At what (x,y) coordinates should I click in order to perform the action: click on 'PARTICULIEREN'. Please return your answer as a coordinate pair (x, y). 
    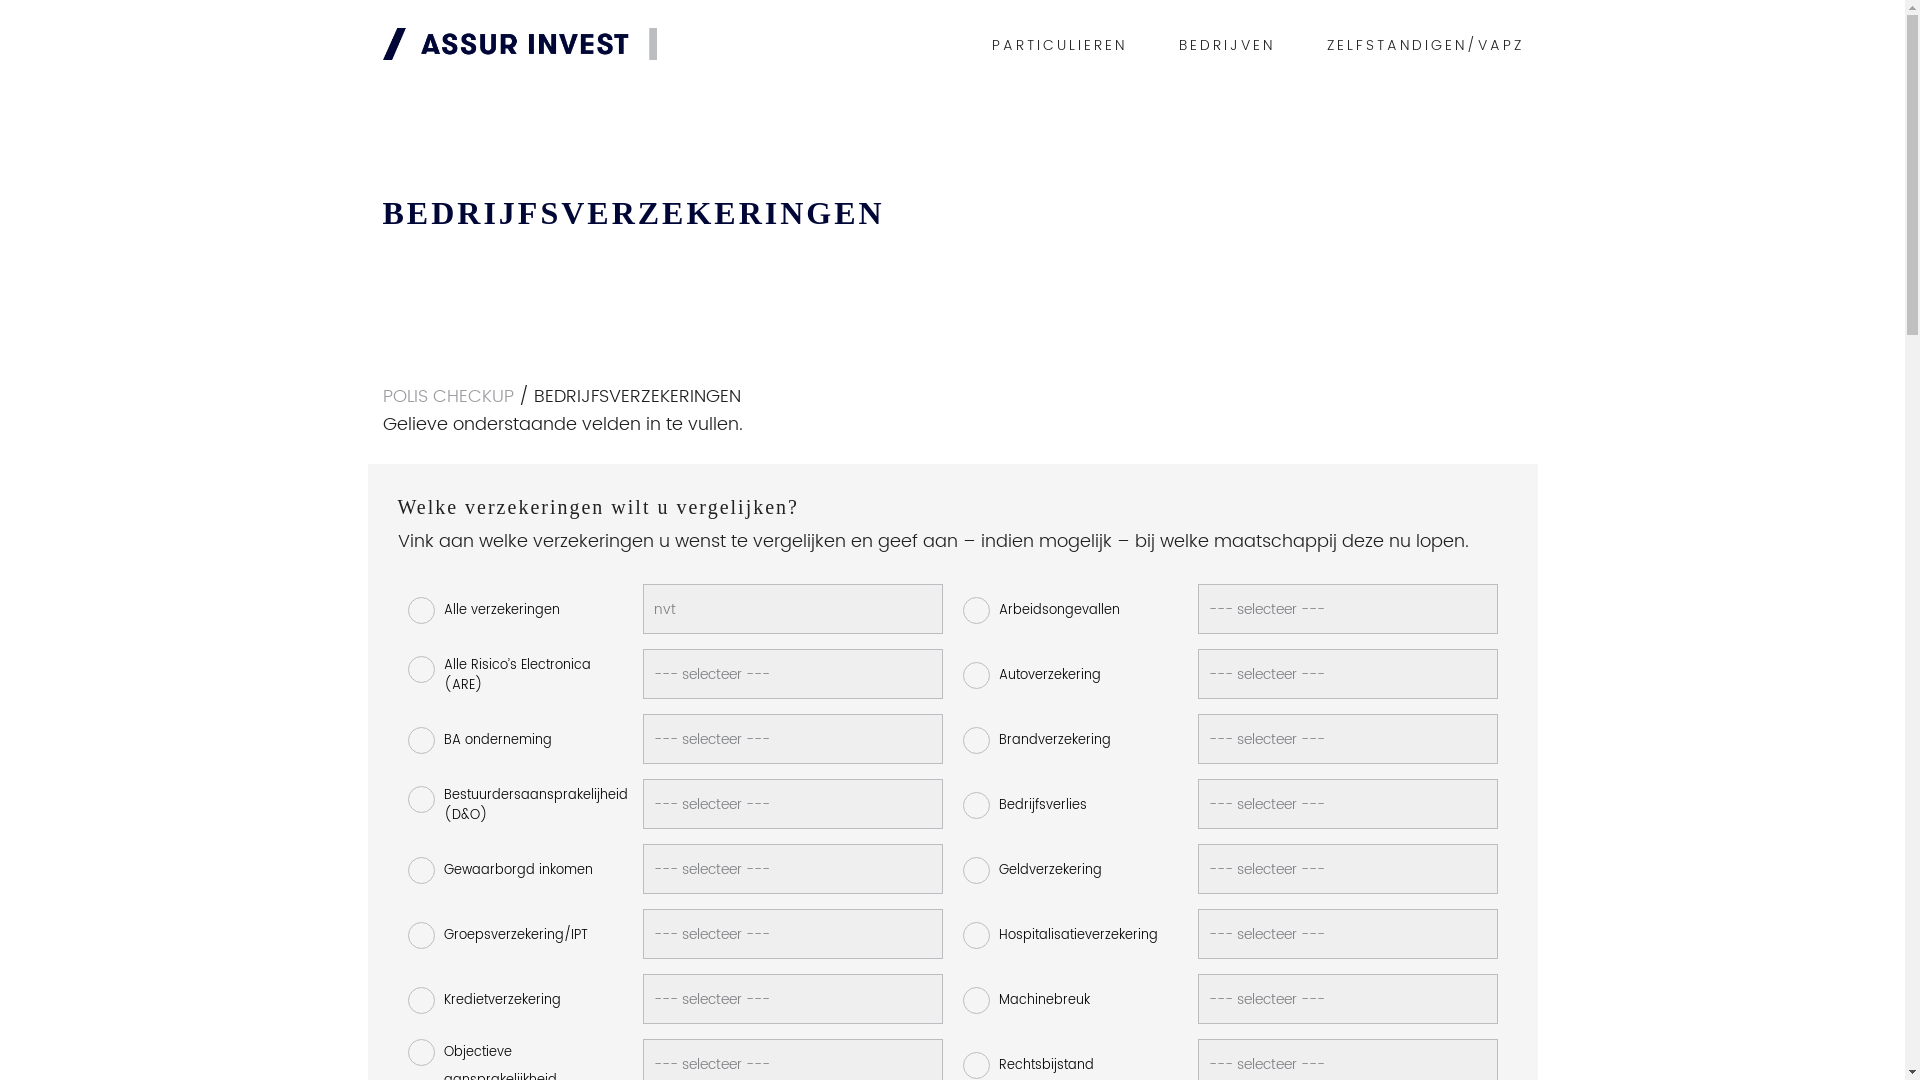
    Looking at the image, I should click on (1058, 45).